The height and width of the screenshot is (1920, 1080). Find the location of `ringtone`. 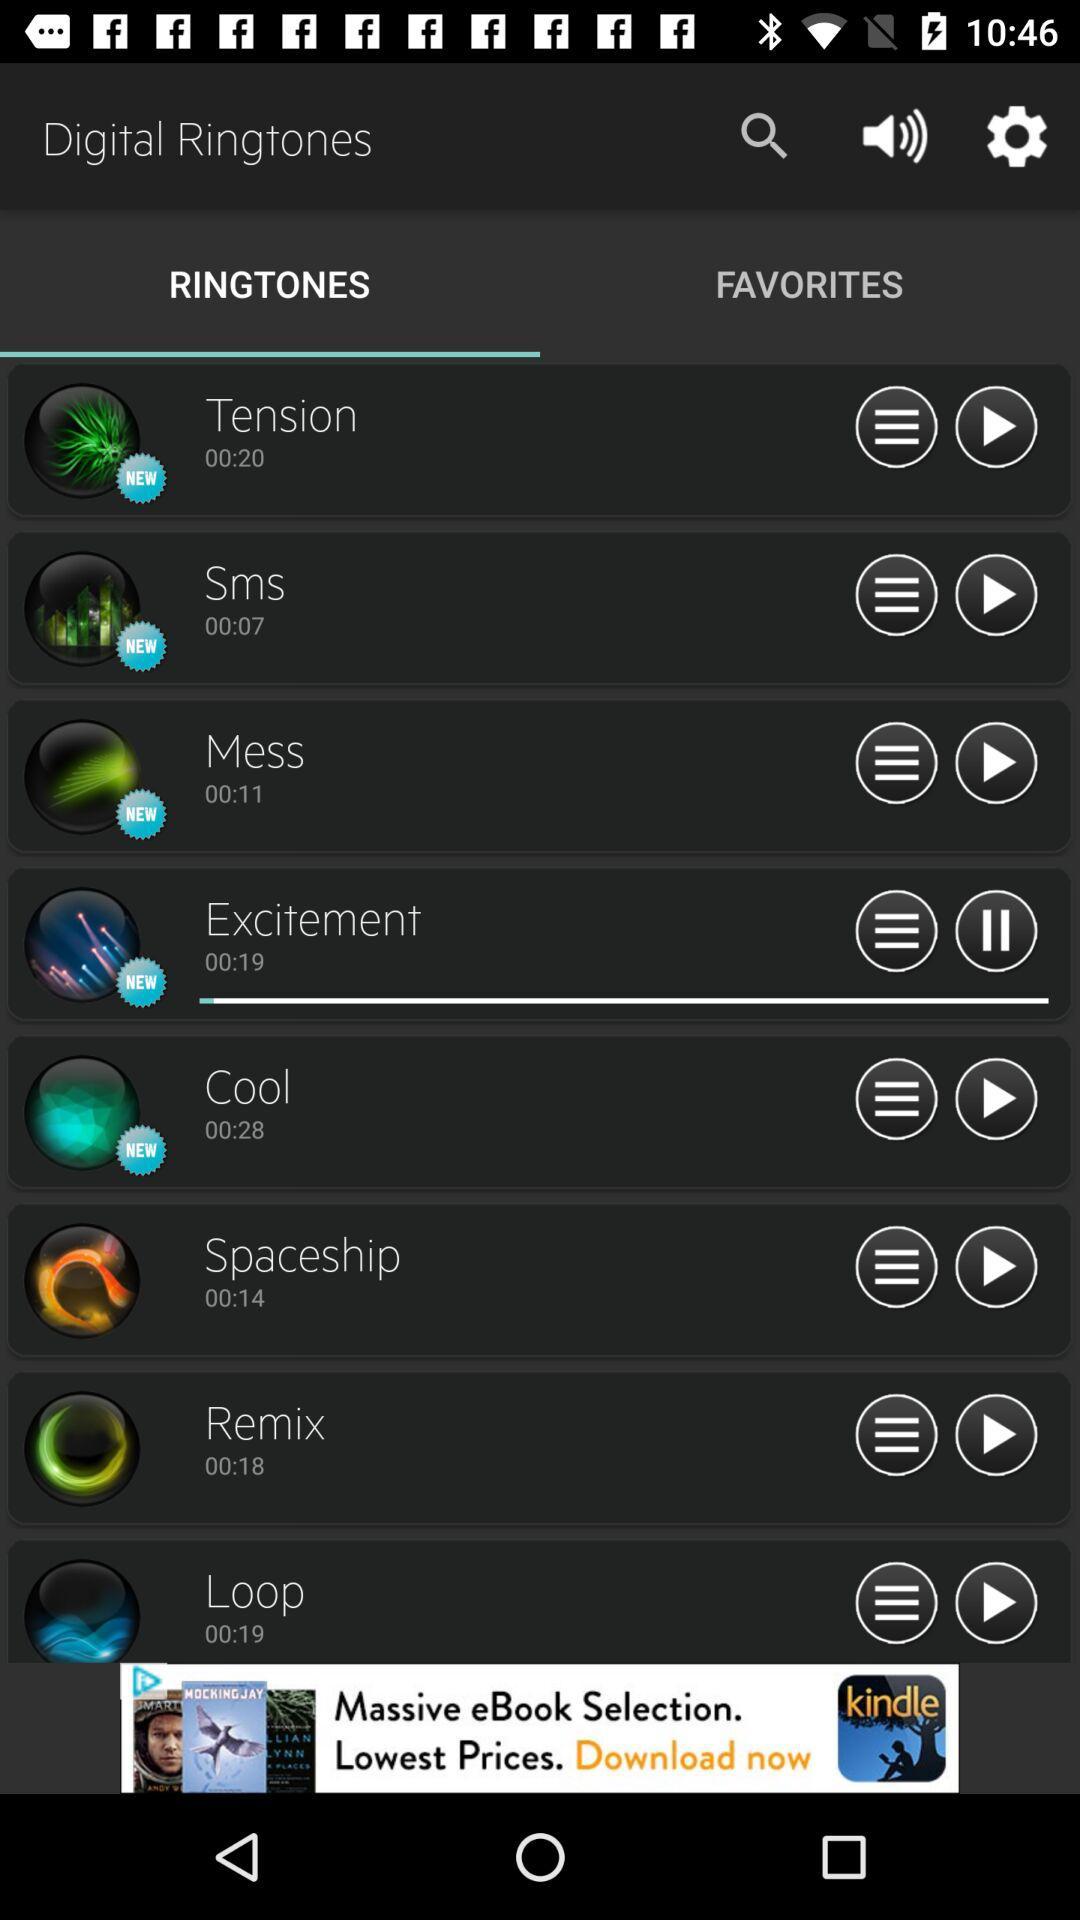

ringtone is located at coordinates (995, 427).